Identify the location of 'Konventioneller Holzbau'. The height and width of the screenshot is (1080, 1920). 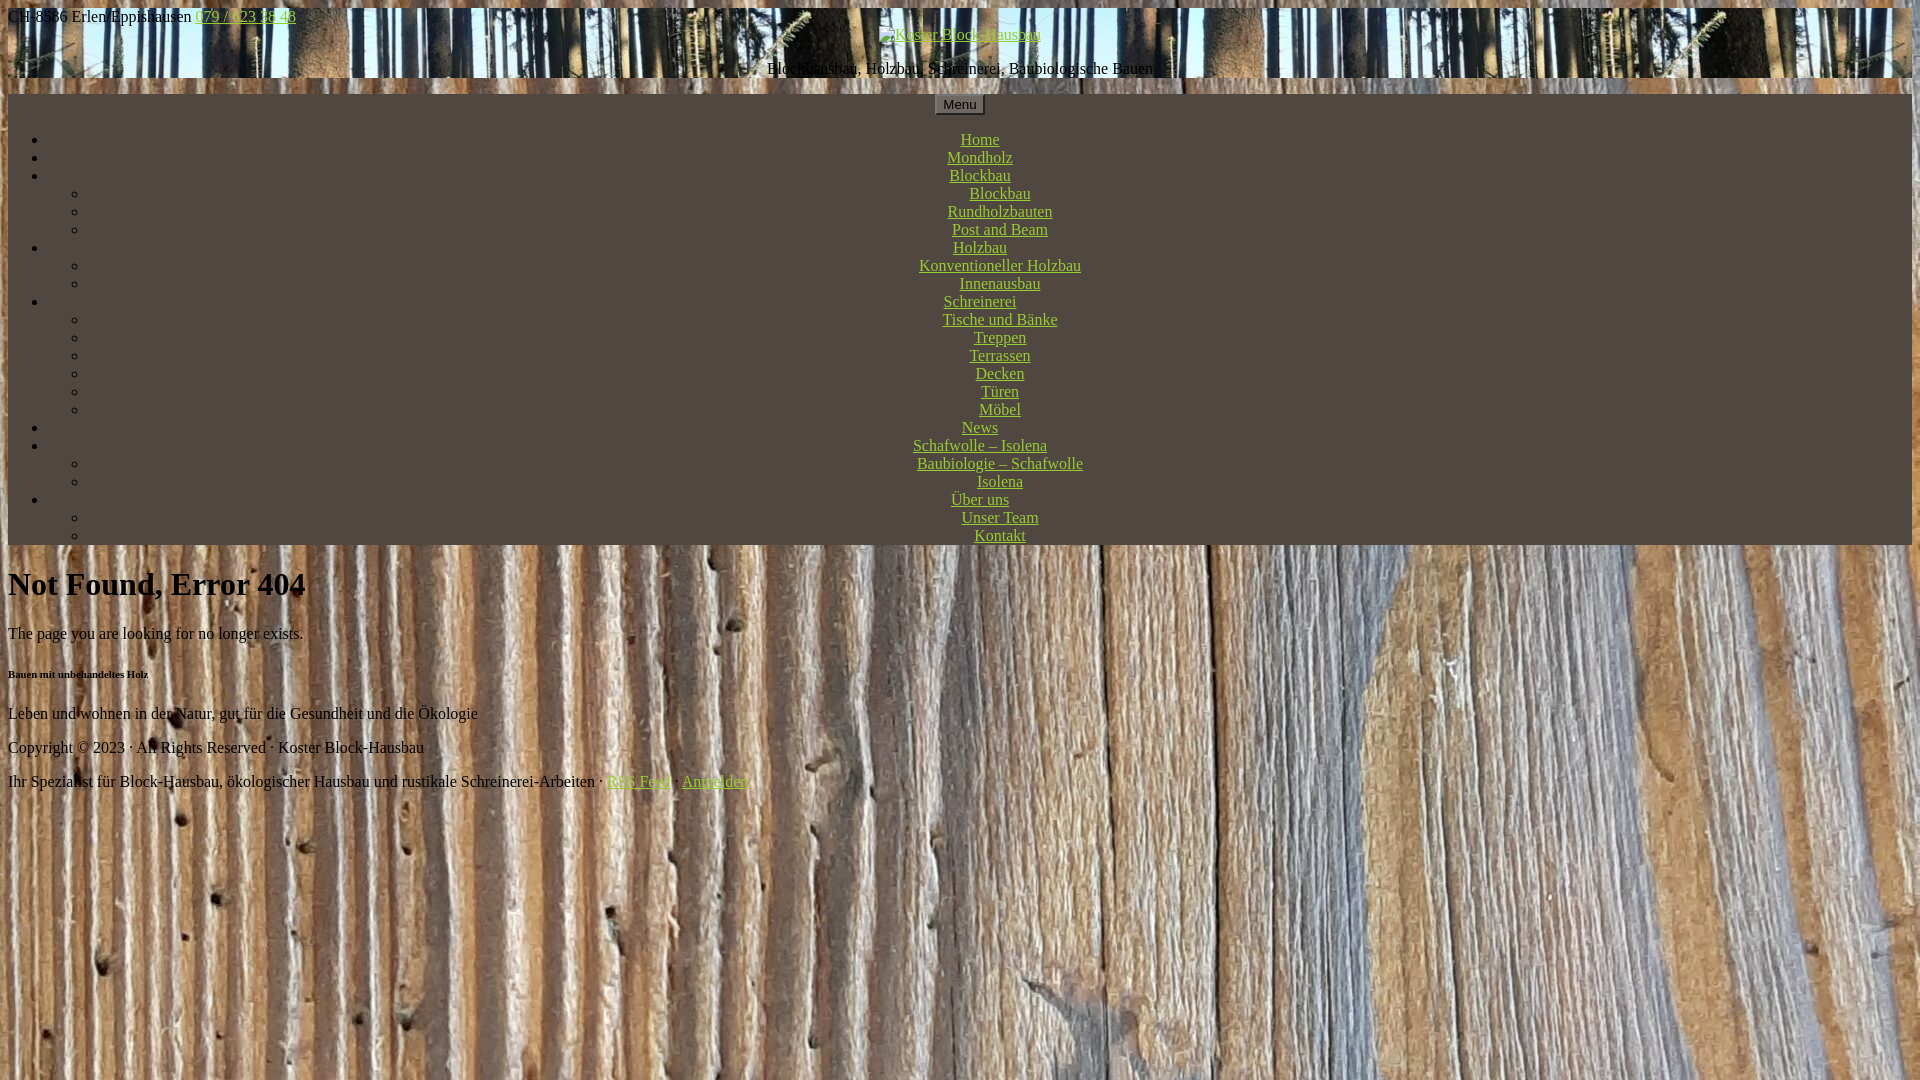
(999, 264).